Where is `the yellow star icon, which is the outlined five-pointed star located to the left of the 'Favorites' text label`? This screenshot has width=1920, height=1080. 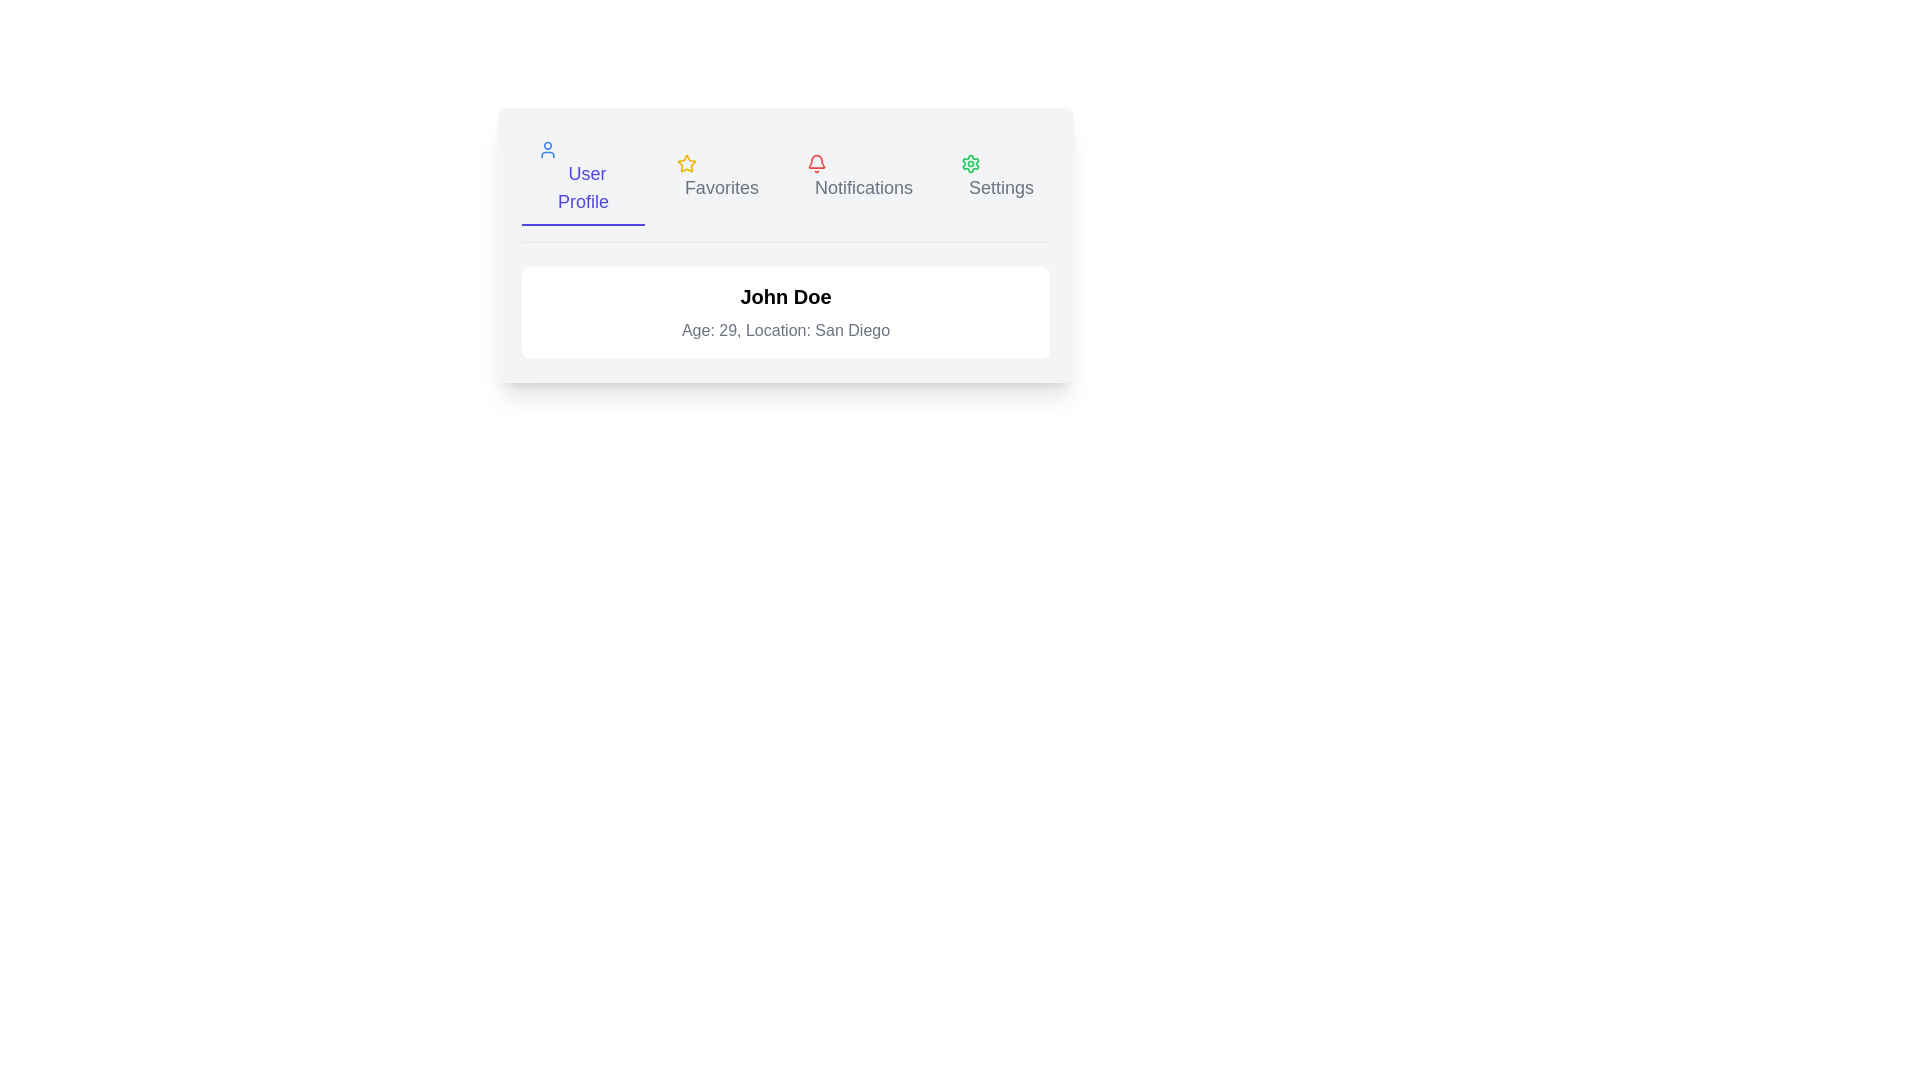 the yellow star icon, which is the outlined five-pointed star located to the left of the 'Favorites' text label is located at coordinates (686, 163).